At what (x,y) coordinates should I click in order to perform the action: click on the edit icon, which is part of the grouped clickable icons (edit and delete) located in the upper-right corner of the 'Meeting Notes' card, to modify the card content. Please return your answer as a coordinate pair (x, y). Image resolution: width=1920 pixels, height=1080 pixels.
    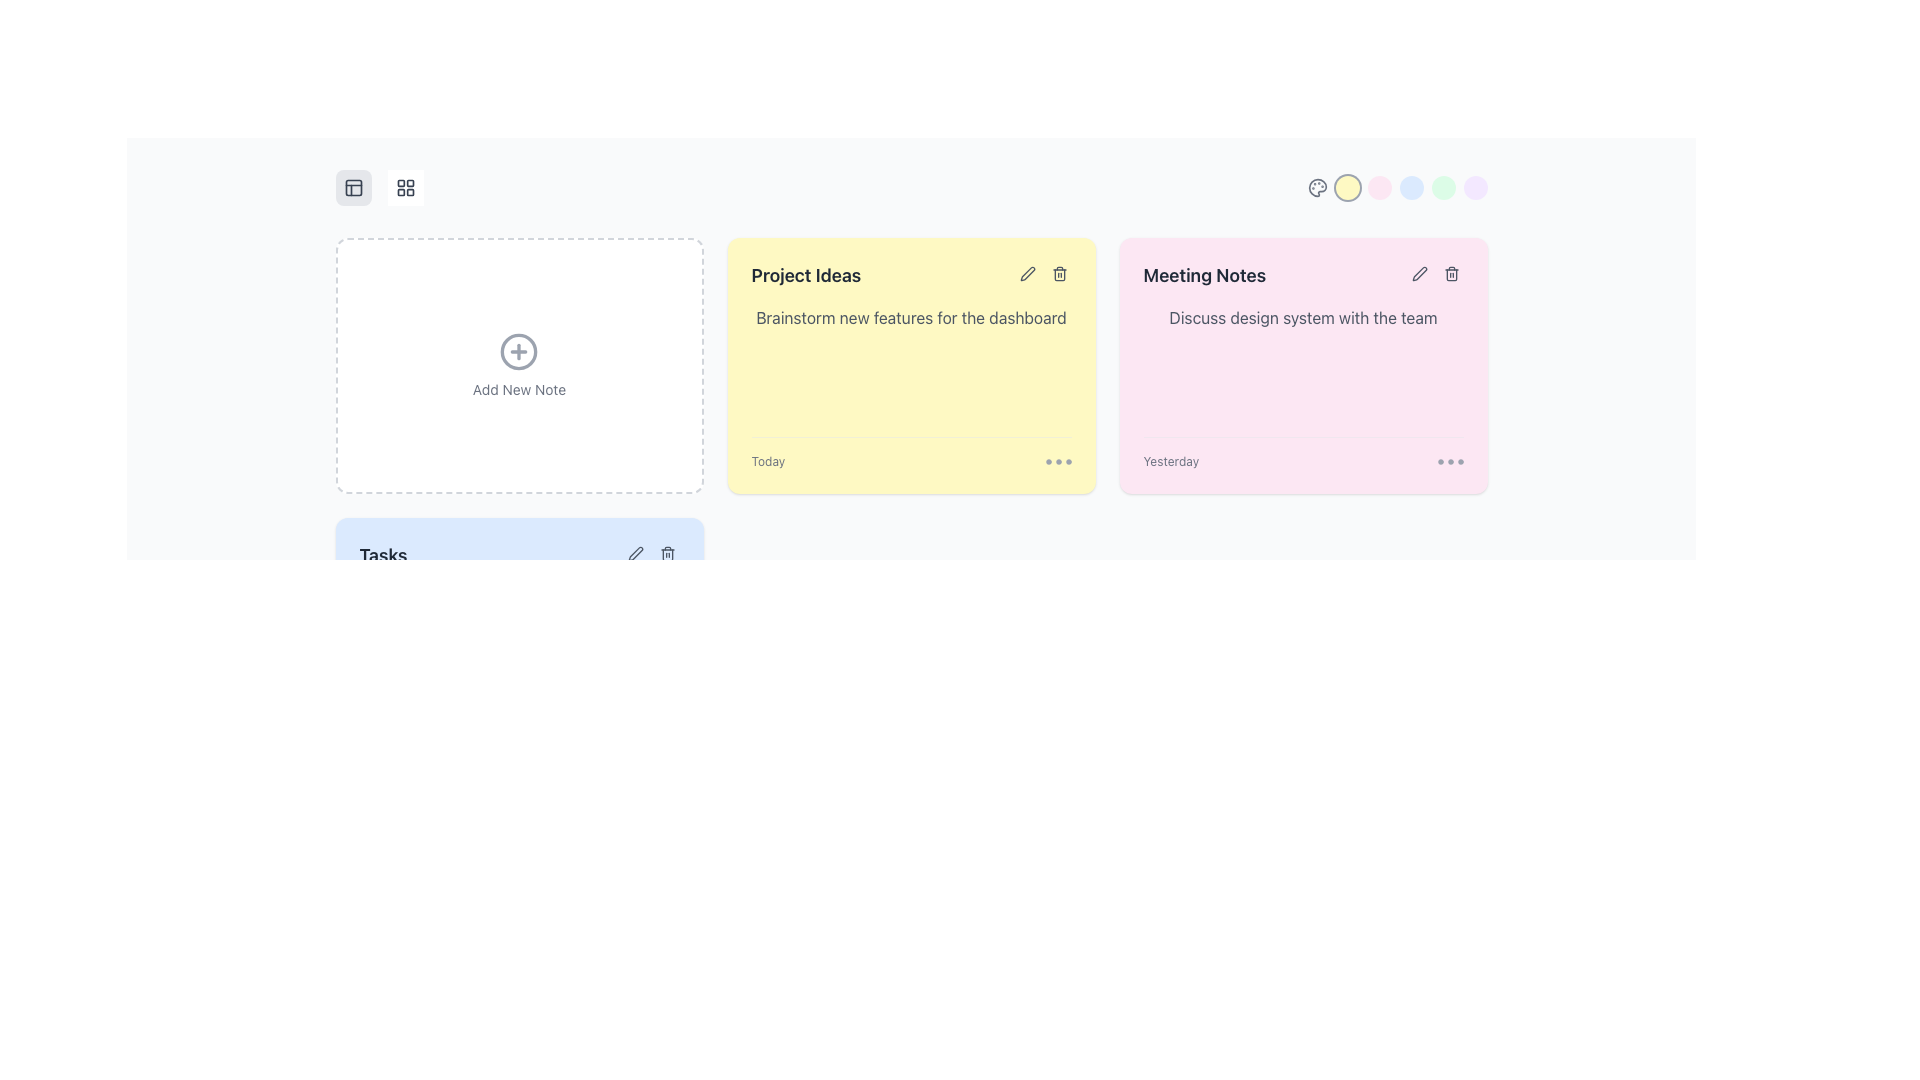
    Looking at the image, I should click on (1434, 273).